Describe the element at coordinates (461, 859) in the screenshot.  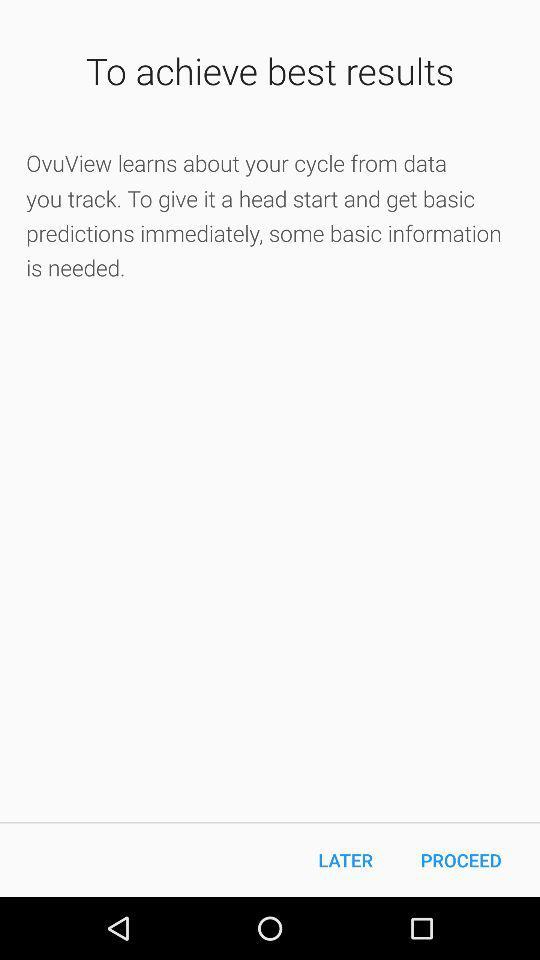
I see `the item next to later` at that location.